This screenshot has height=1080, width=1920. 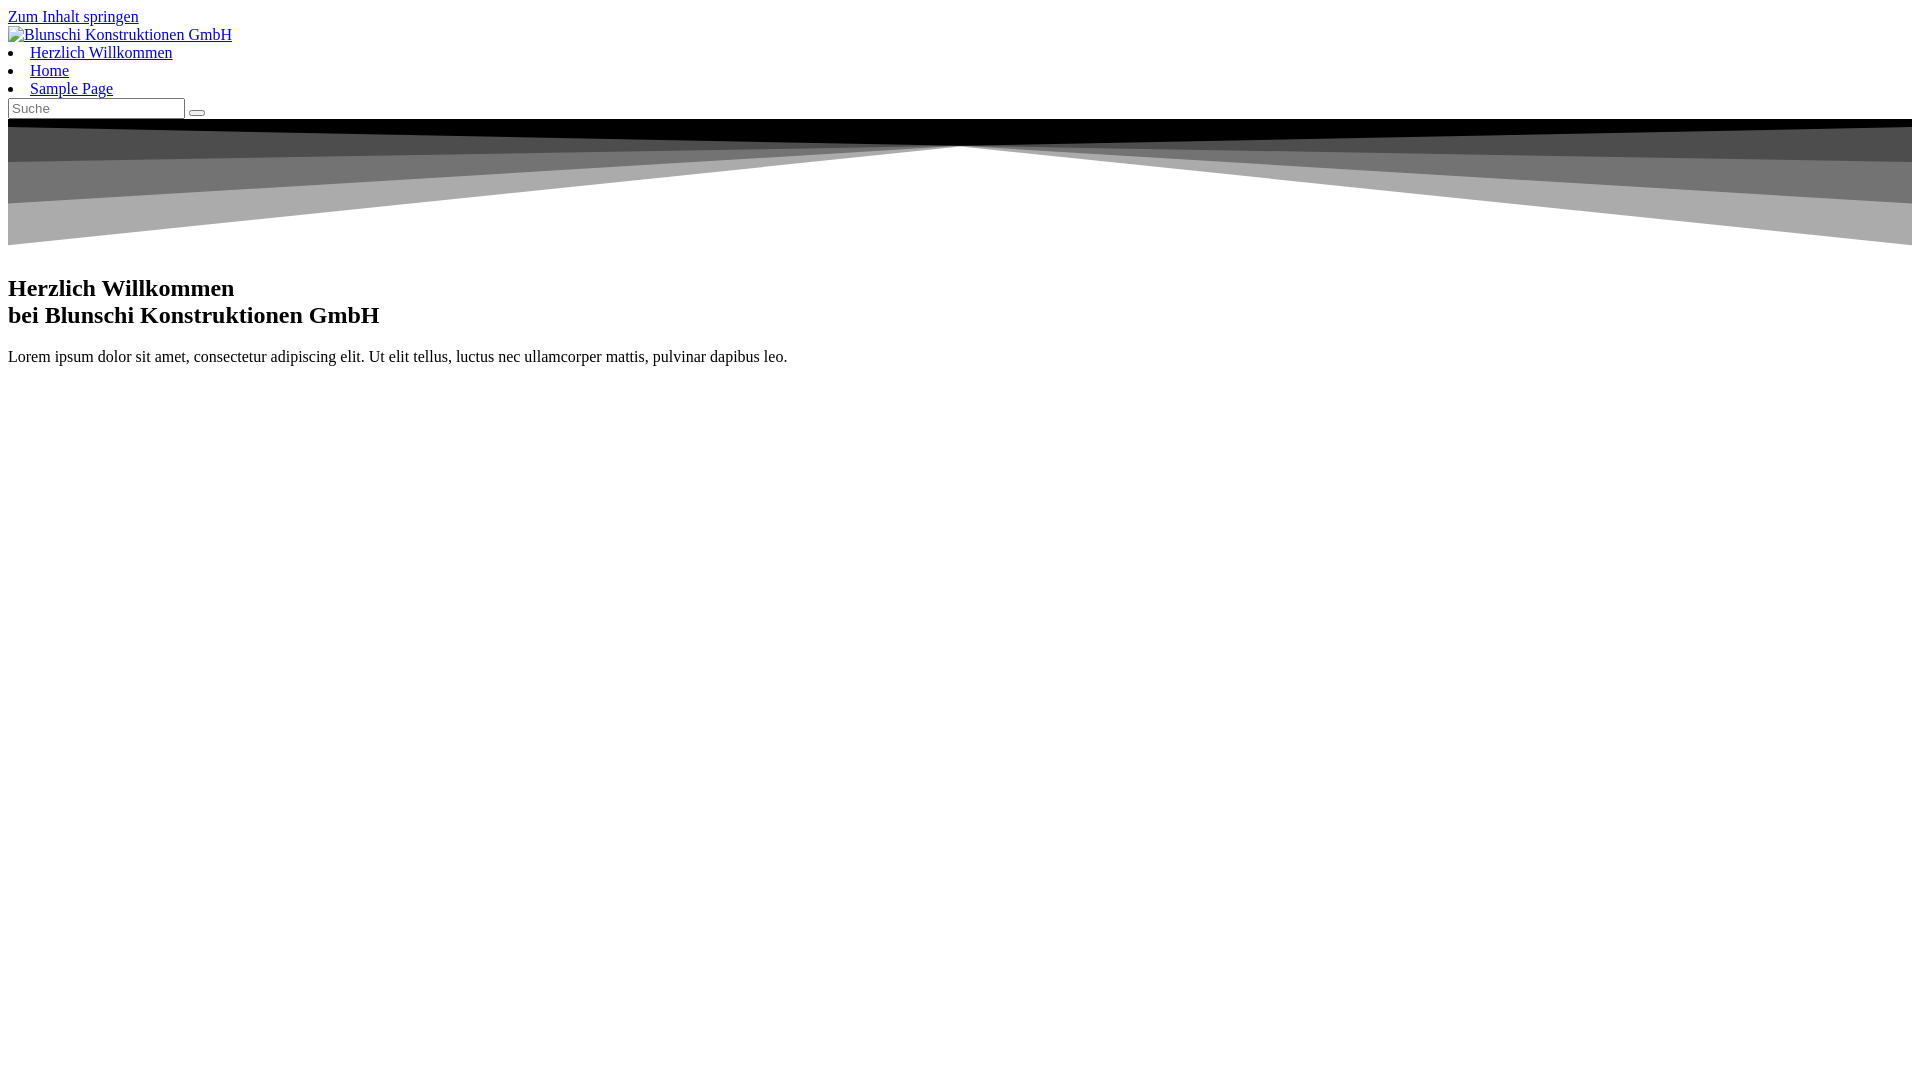 What do you see at coordinates (49, 69) in the screenshot?
I see `'Home'` at bounding box center [49, 69].